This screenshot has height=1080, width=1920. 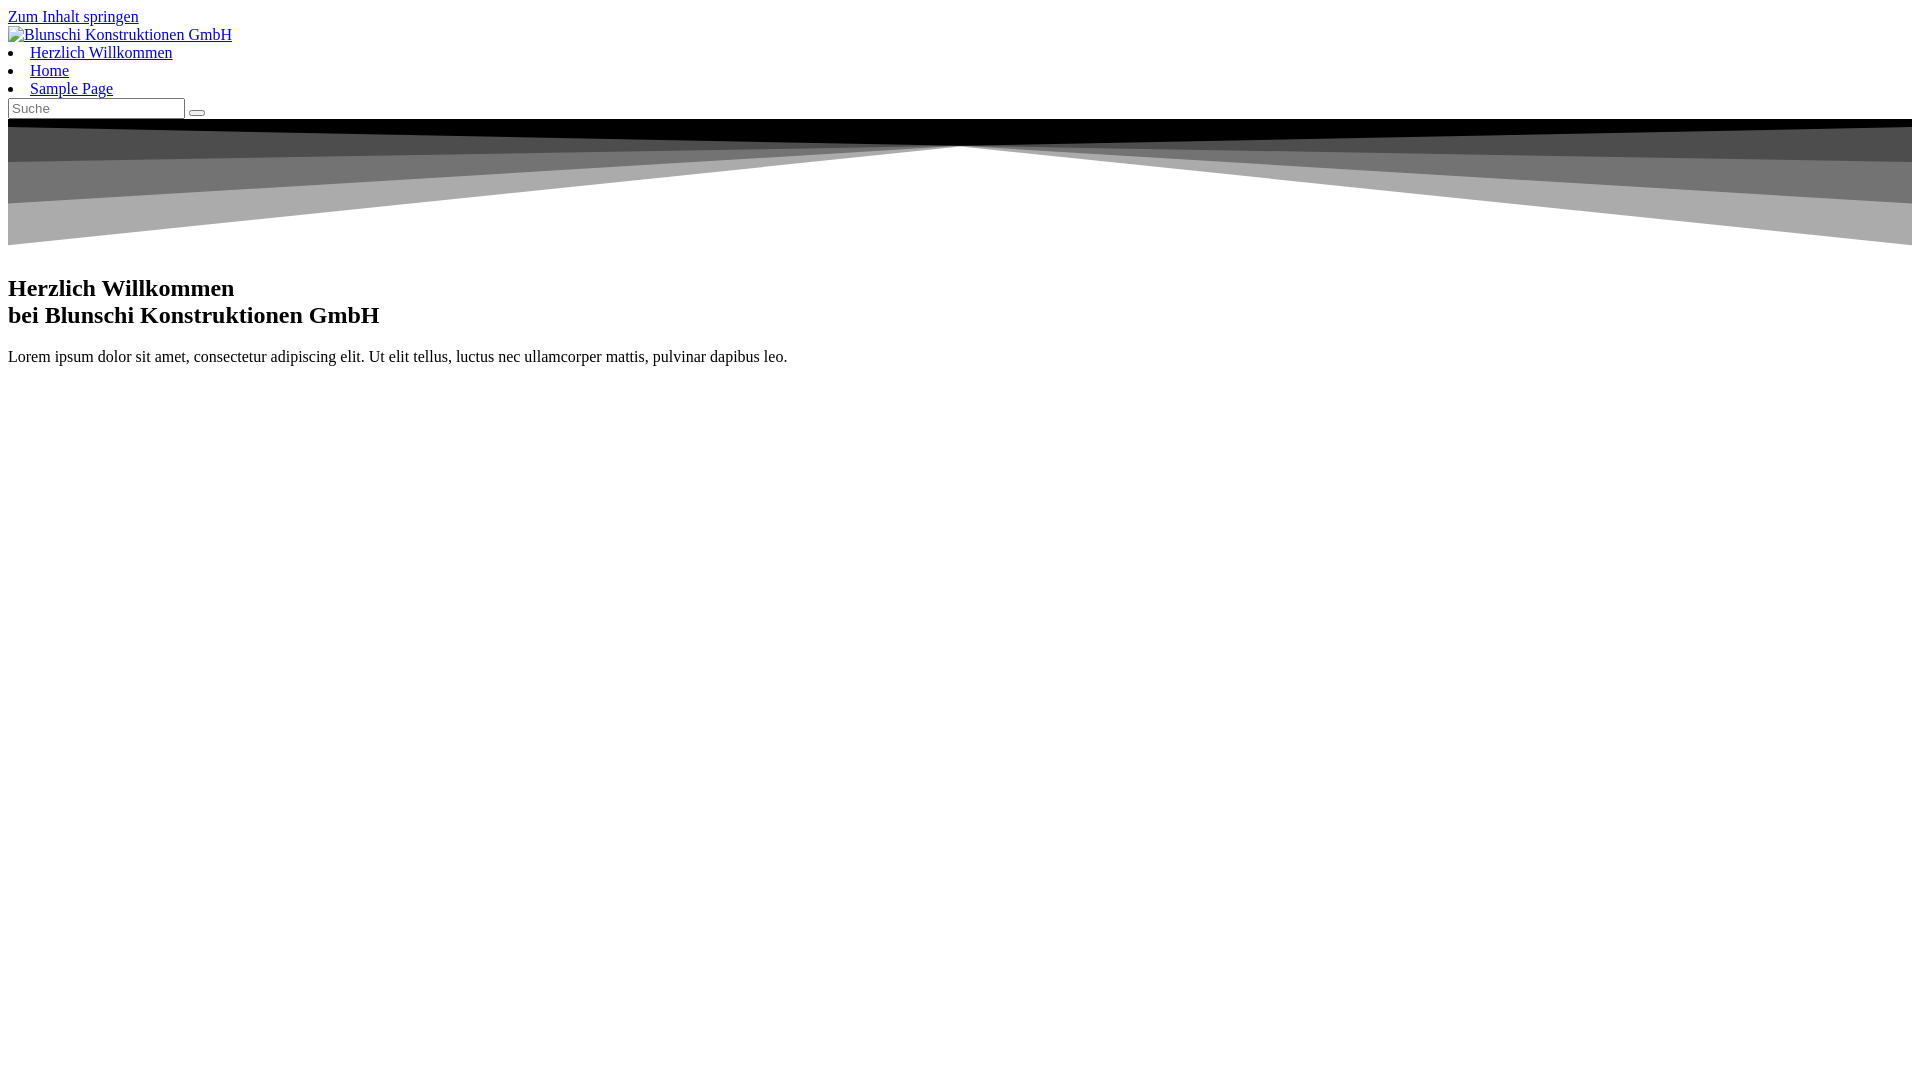 What do you see at coordinates (49, 69) in the screenshot?
I see `'Home'` at bounding box center [49, 69].